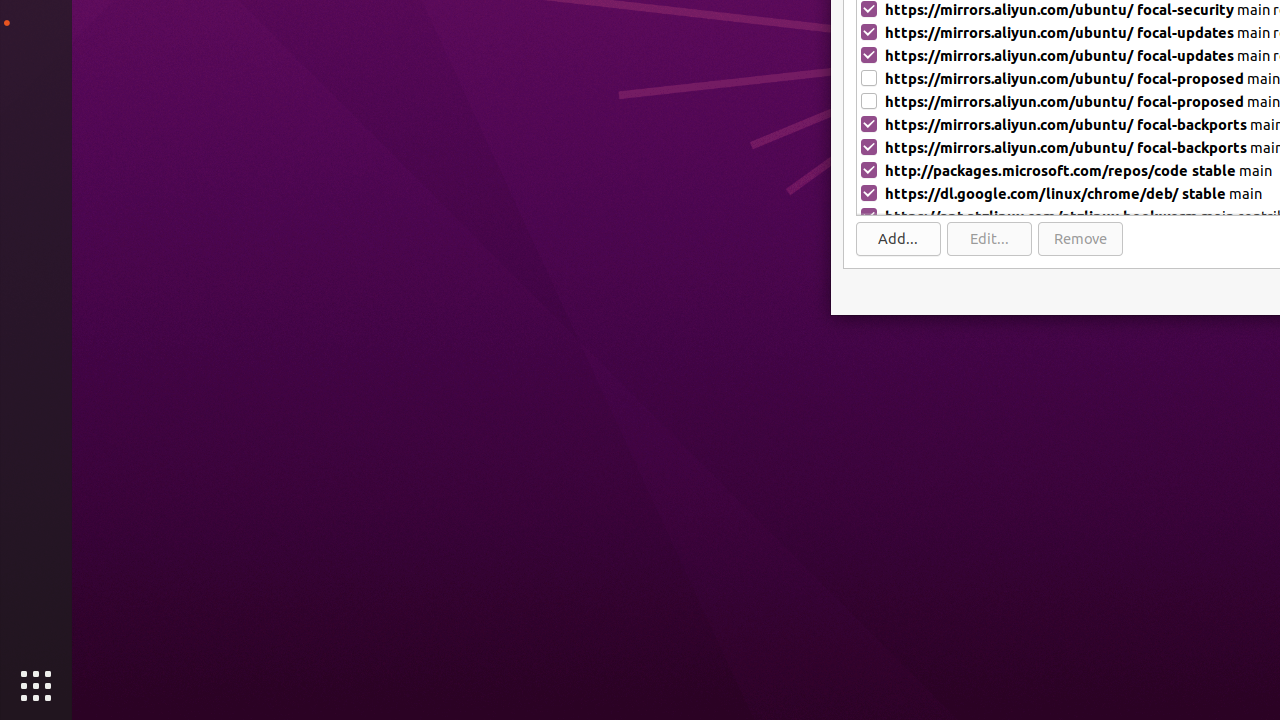  What do you see at coordinates (989, 237) in the screenshot?
I see `'Edit...'` at bounding box center [989, 237].